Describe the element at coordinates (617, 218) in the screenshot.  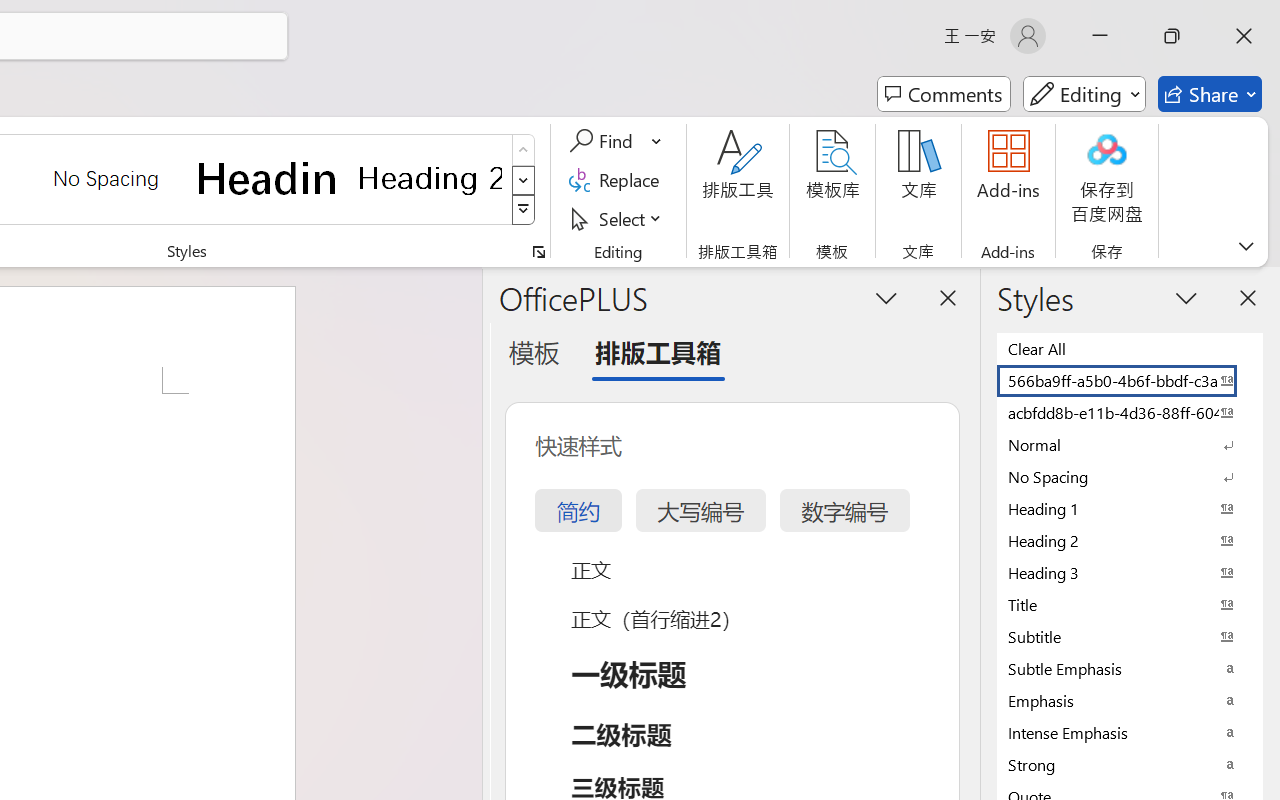
I see `'Select'` at that location.